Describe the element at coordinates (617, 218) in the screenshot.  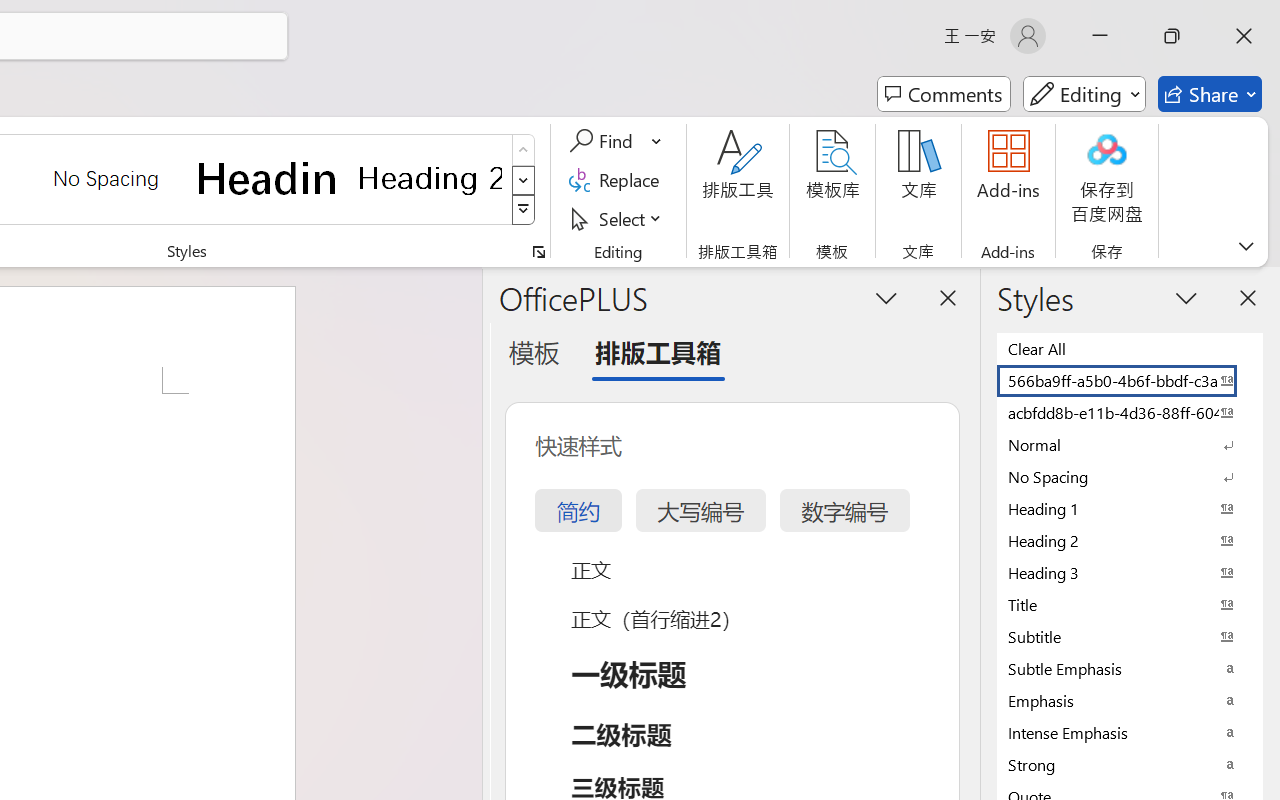
I see `'Select'` at that location.